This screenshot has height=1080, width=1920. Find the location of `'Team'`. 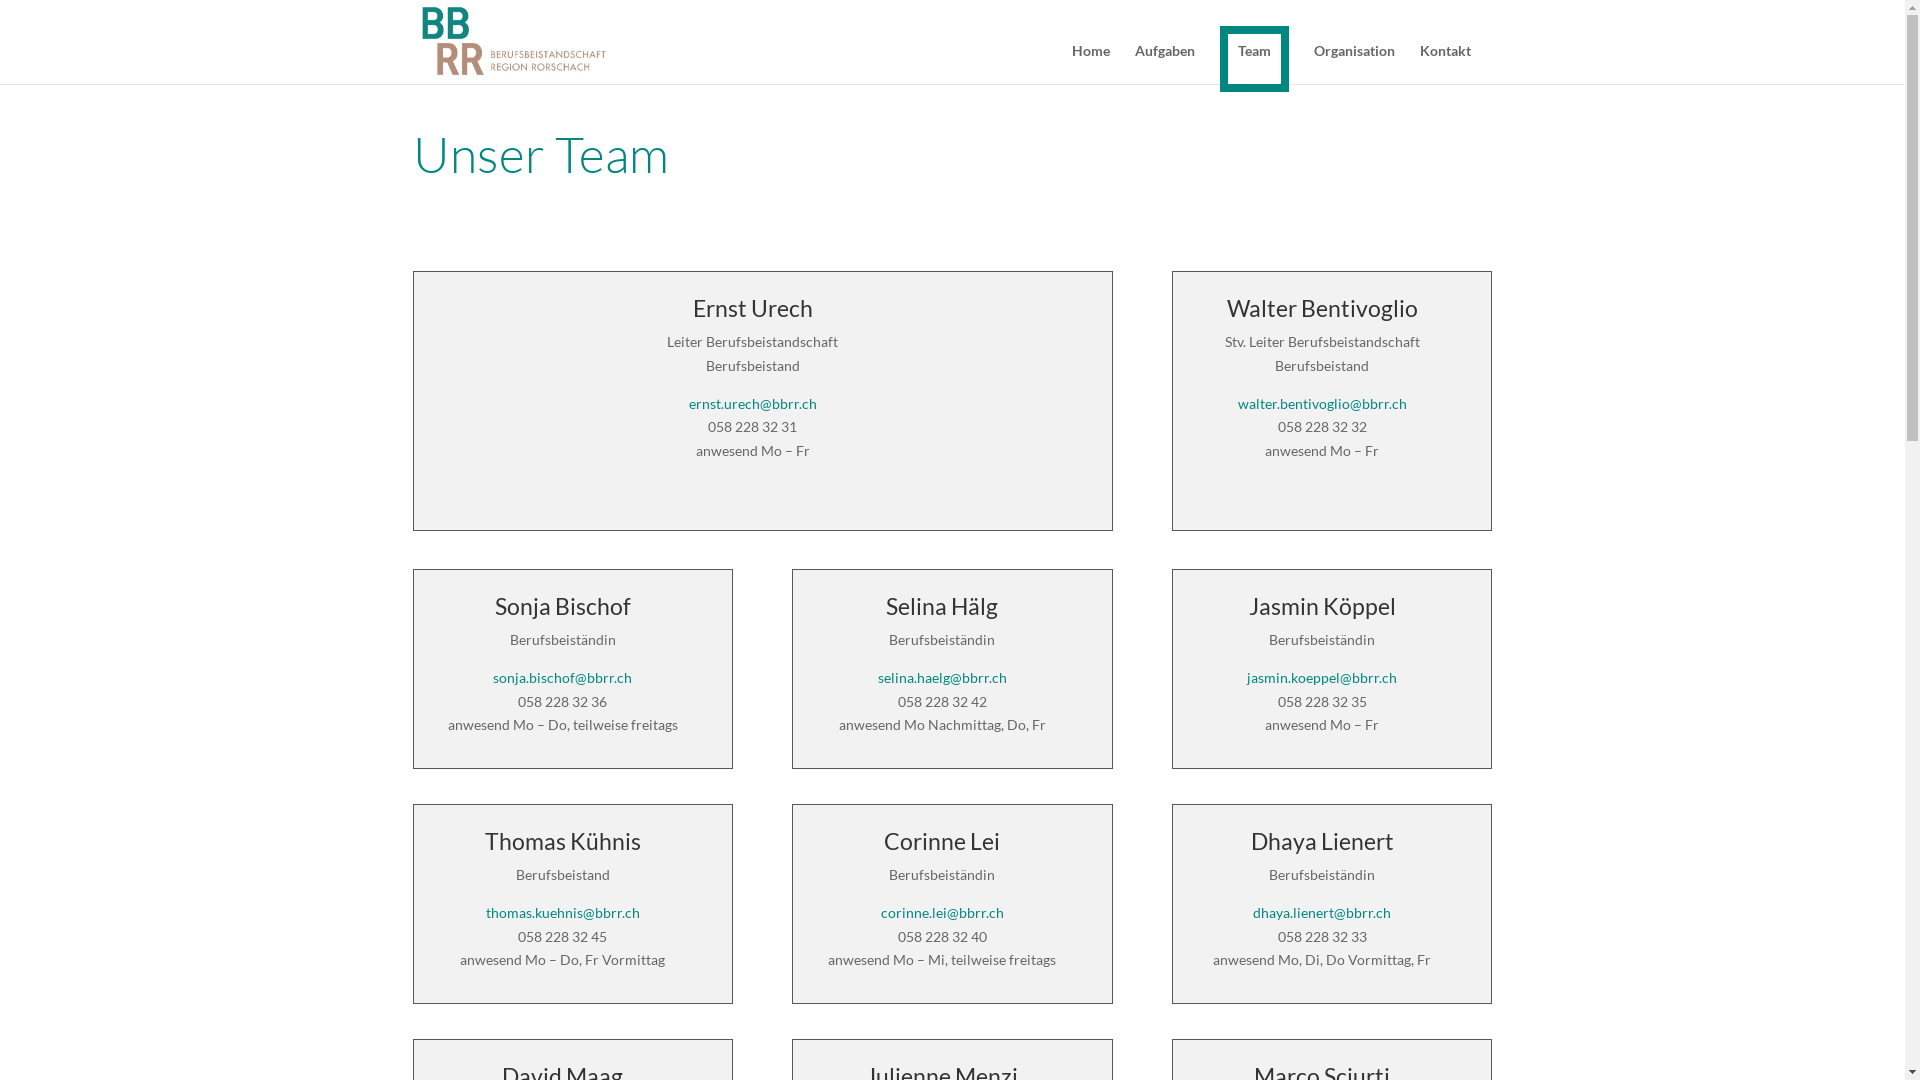

'Team' is located at coordinates (1218, 57).